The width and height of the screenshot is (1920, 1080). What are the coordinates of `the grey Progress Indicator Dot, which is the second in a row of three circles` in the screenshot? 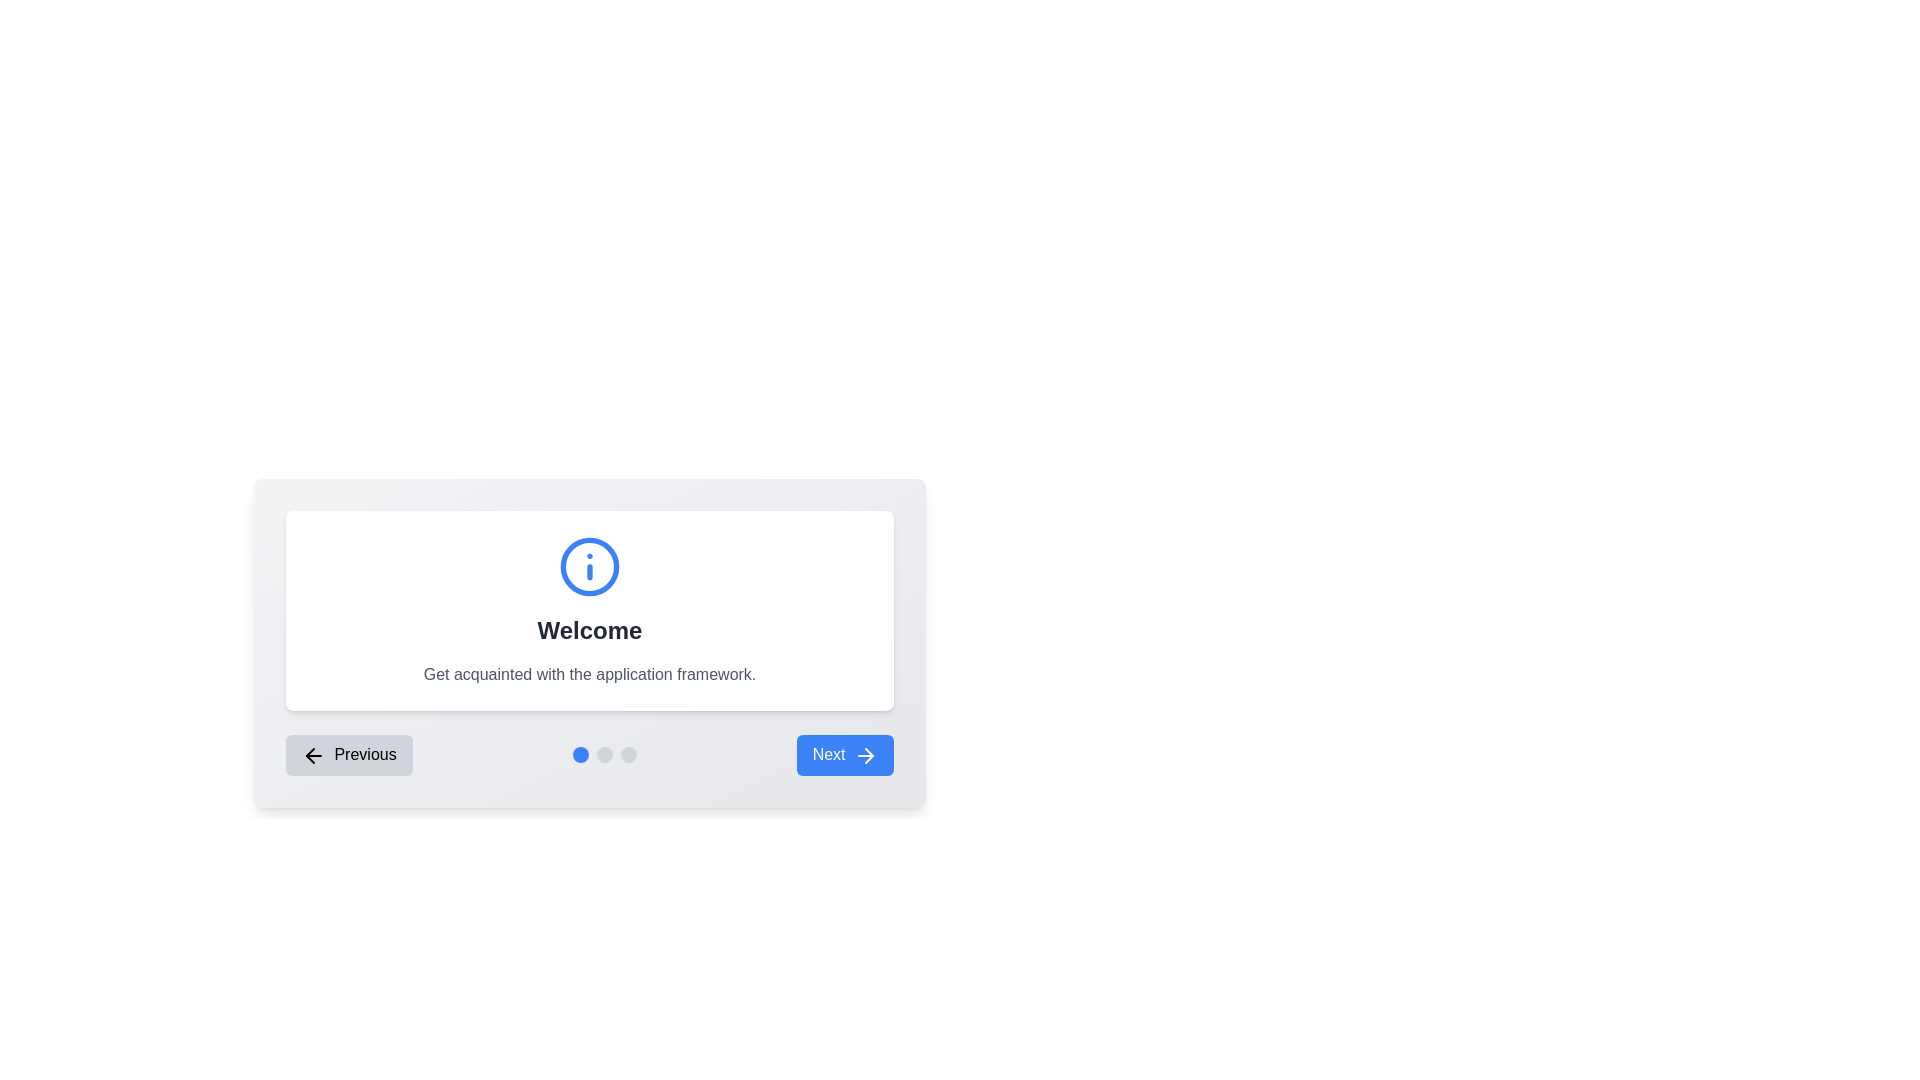 It's located at (603, 755).